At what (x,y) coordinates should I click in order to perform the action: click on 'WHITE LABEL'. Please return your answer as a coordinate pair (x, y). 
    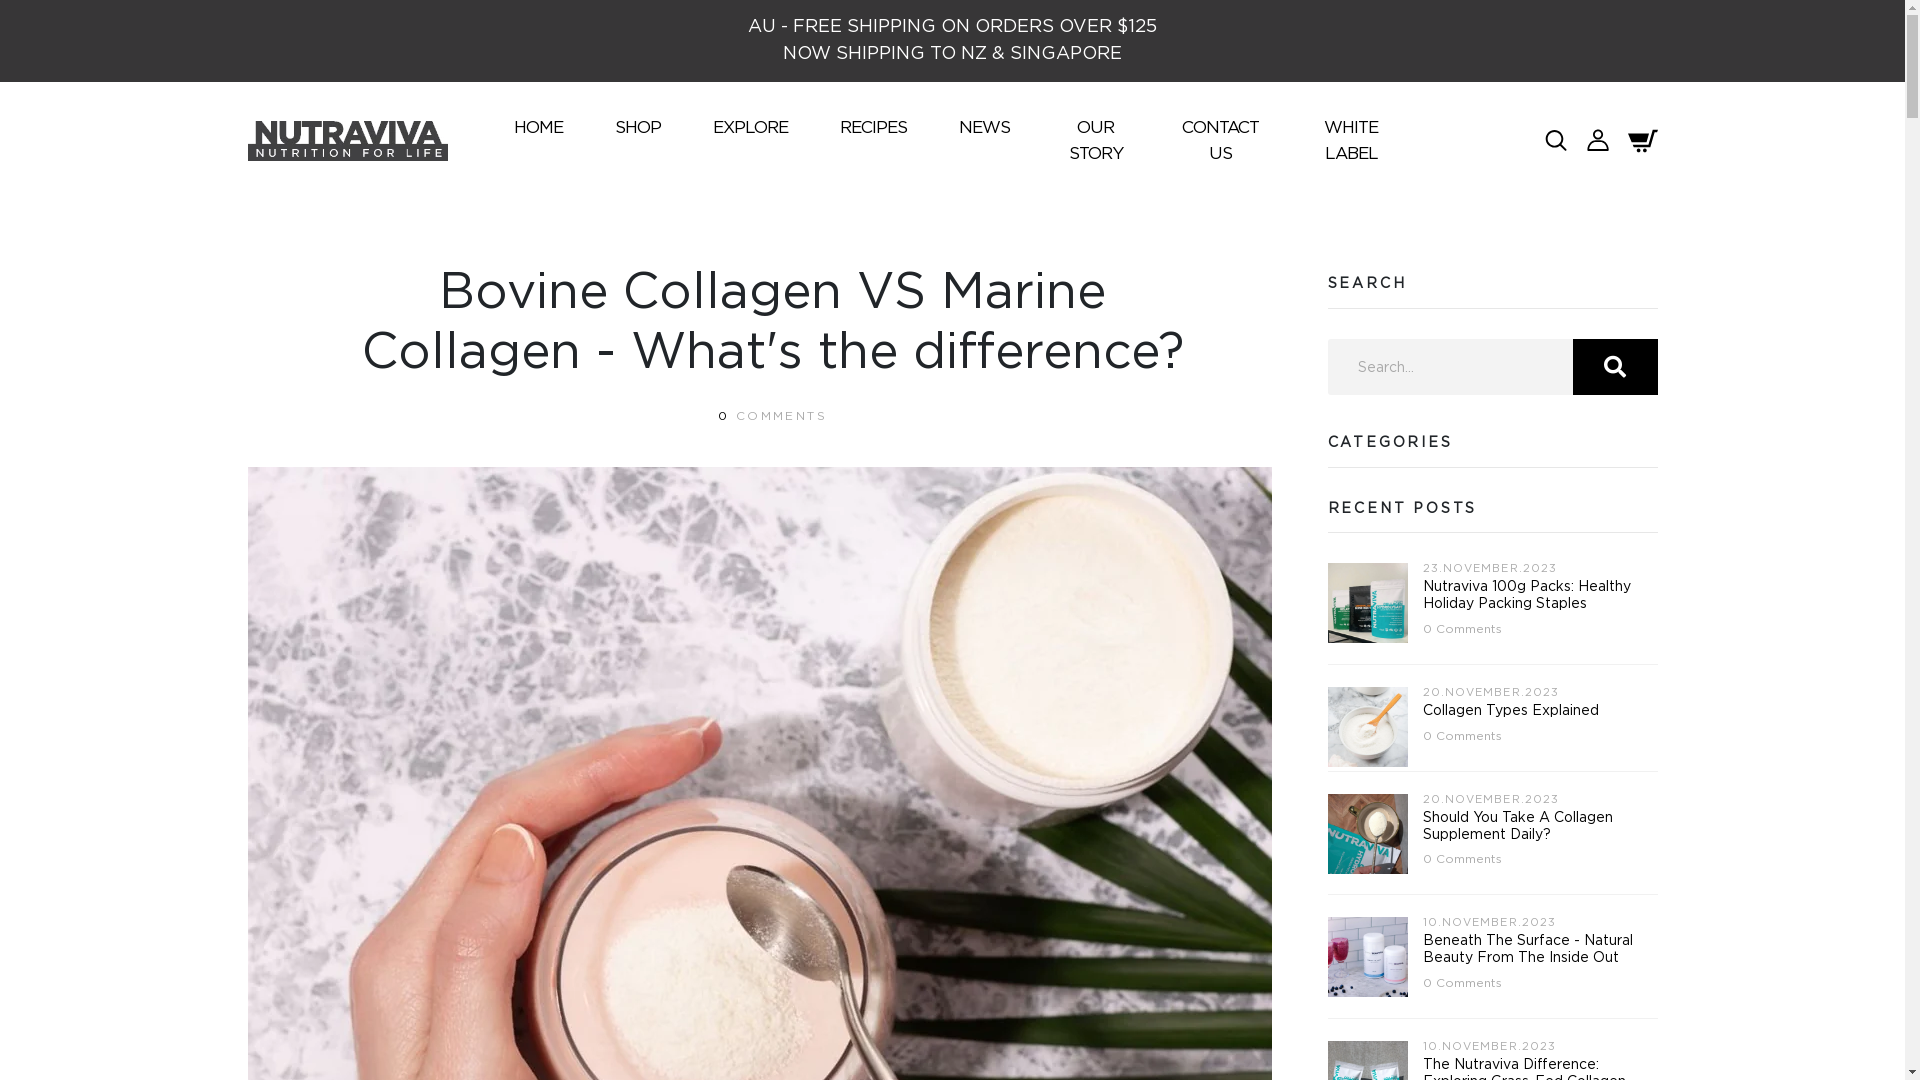
    Looking at the image, I should click on (1351, 139).